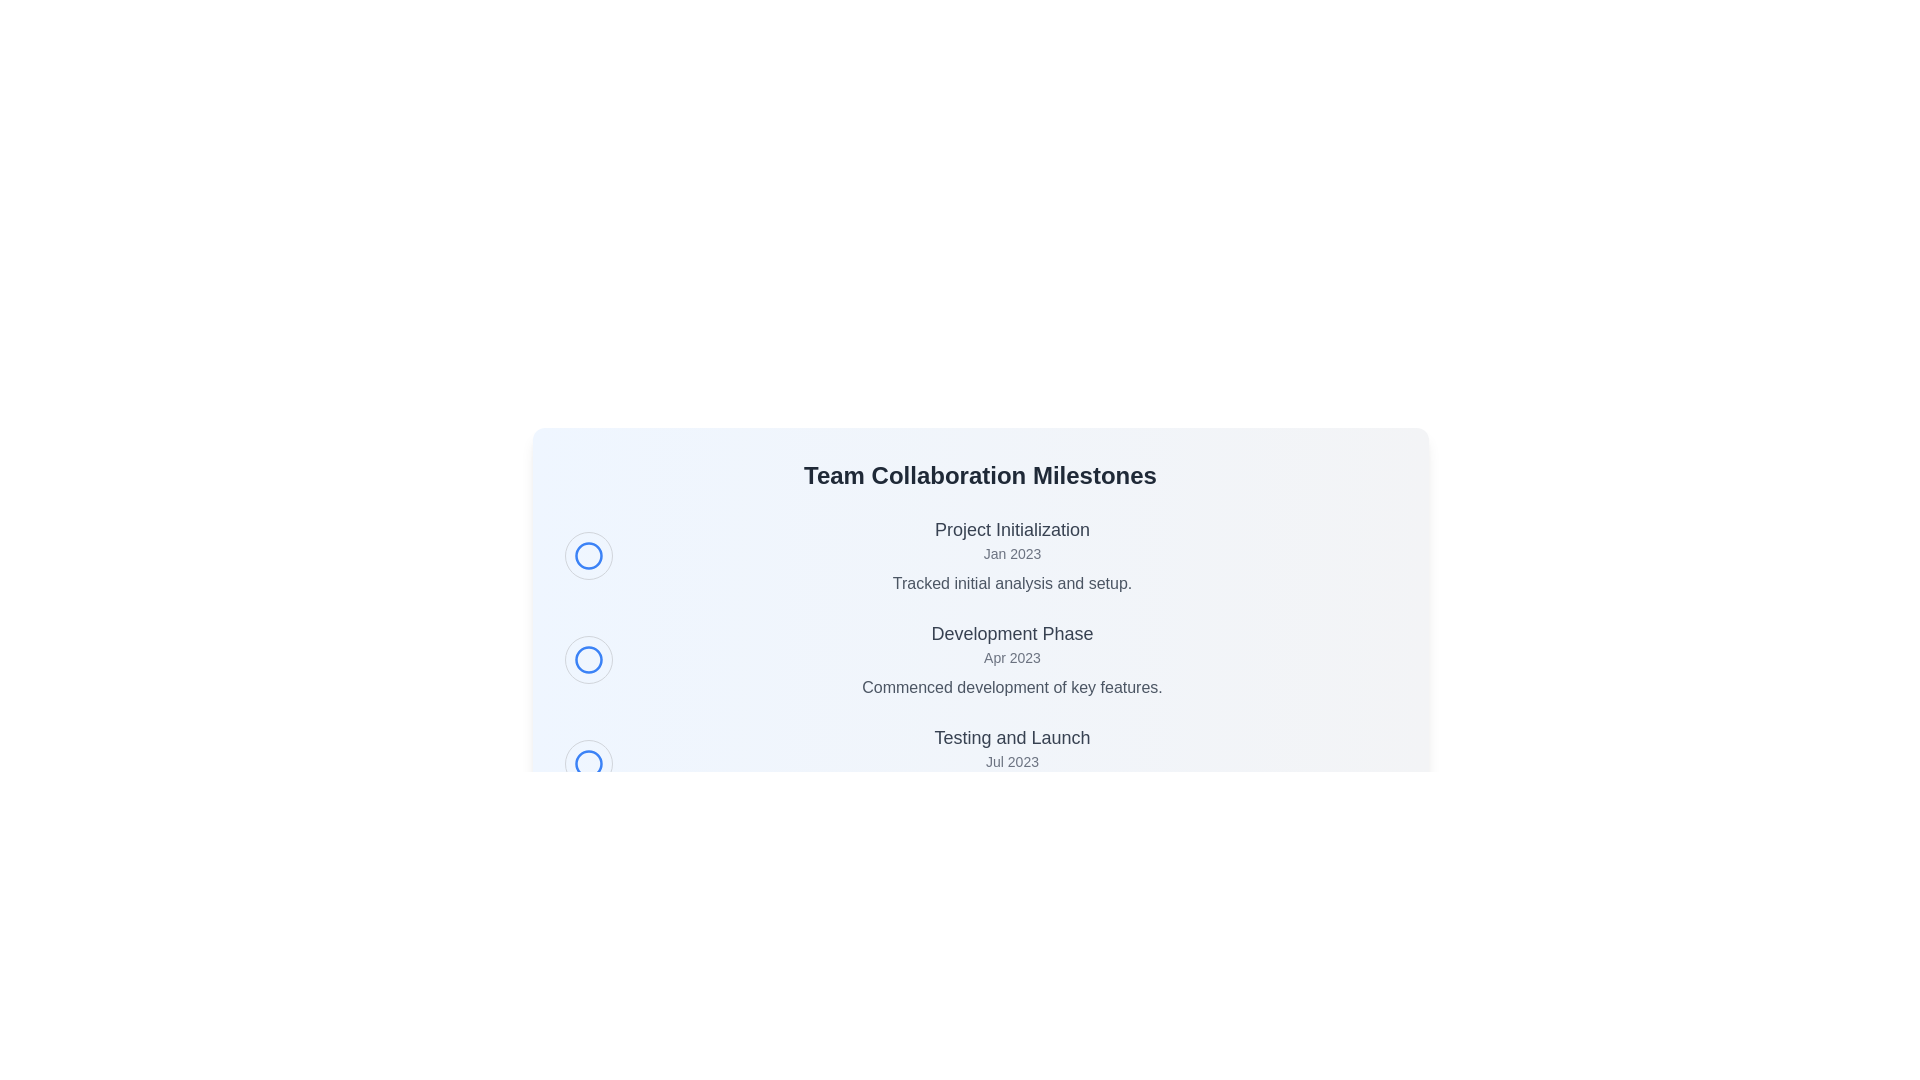 The width and height of the screenshot is (1920, 1080). Describe the element at coordinates (1012, 763) in the screenshot. I see `assistive technologies` at that location.